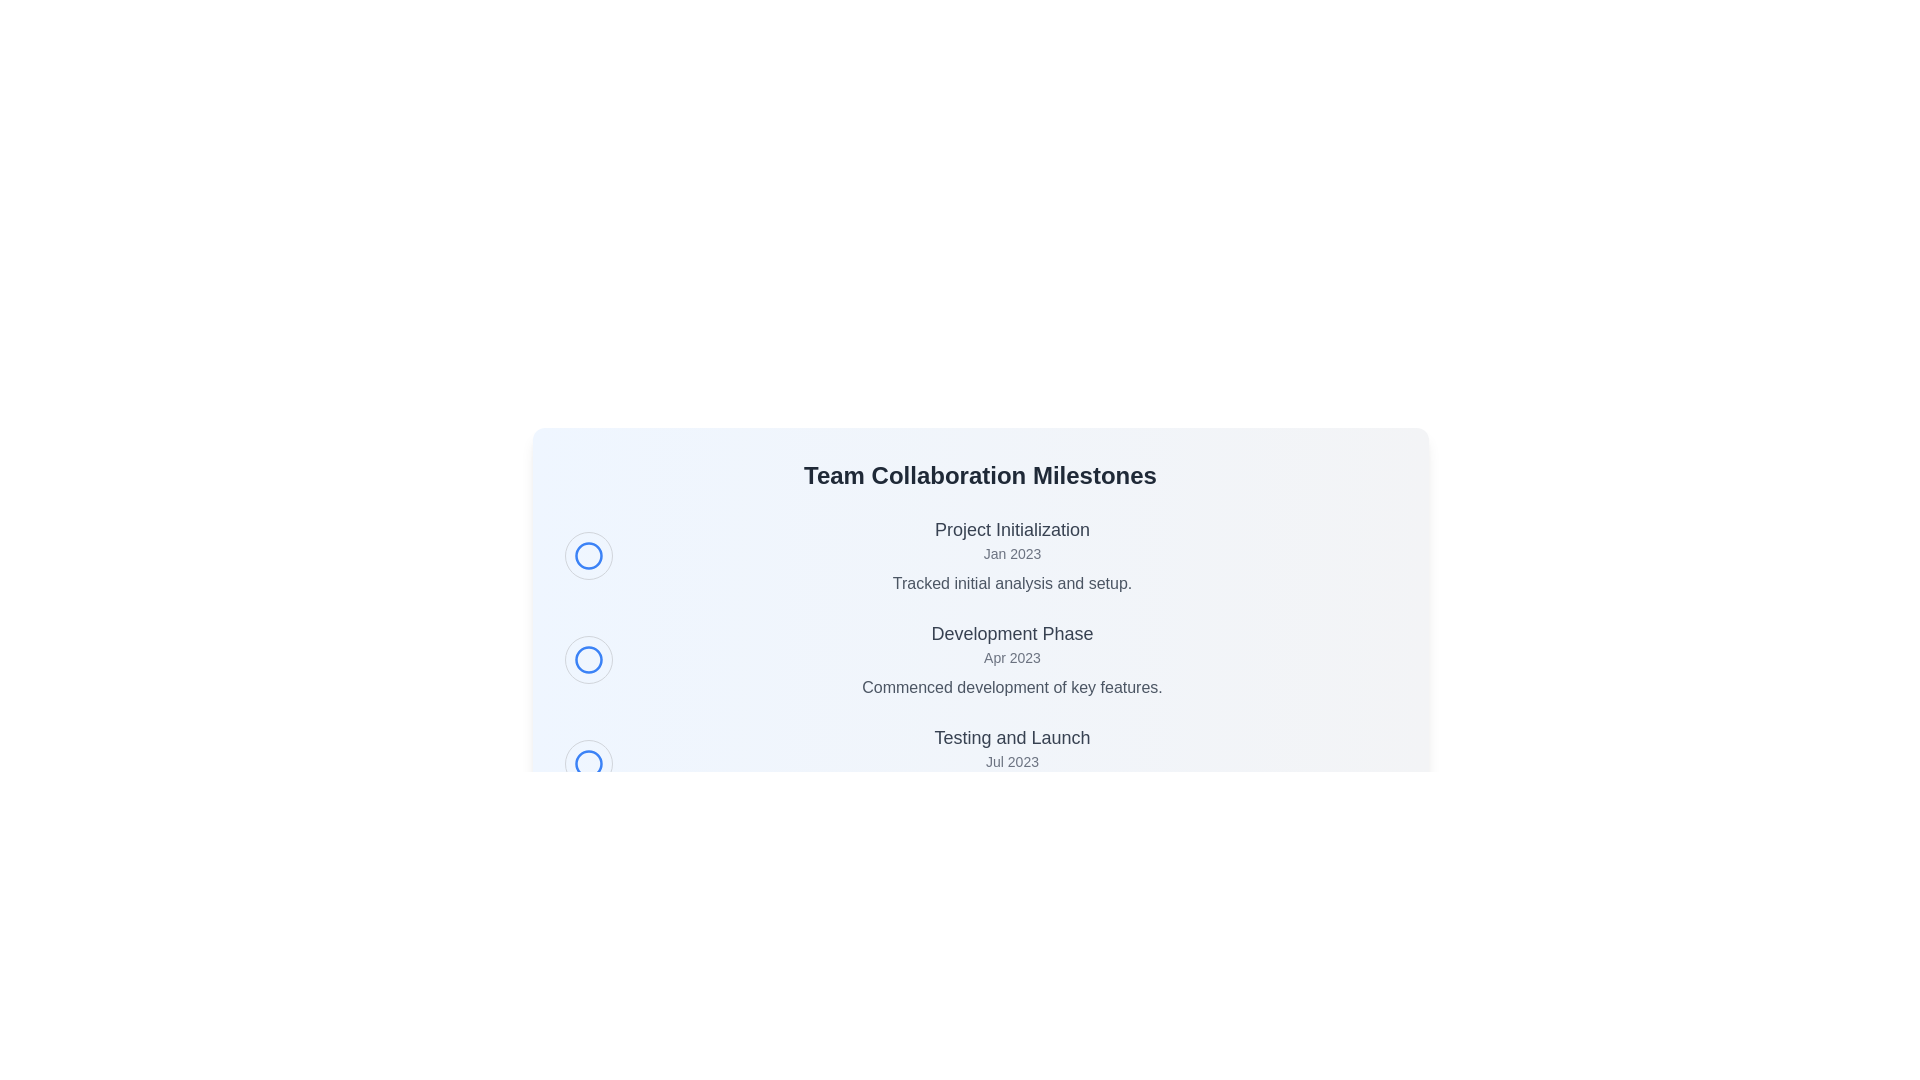 The width and height of the screenshot is (1920, 1080). Describe the element at coordinates (1012, 763) in the screenshot. I see `assistive technologies` at that location.